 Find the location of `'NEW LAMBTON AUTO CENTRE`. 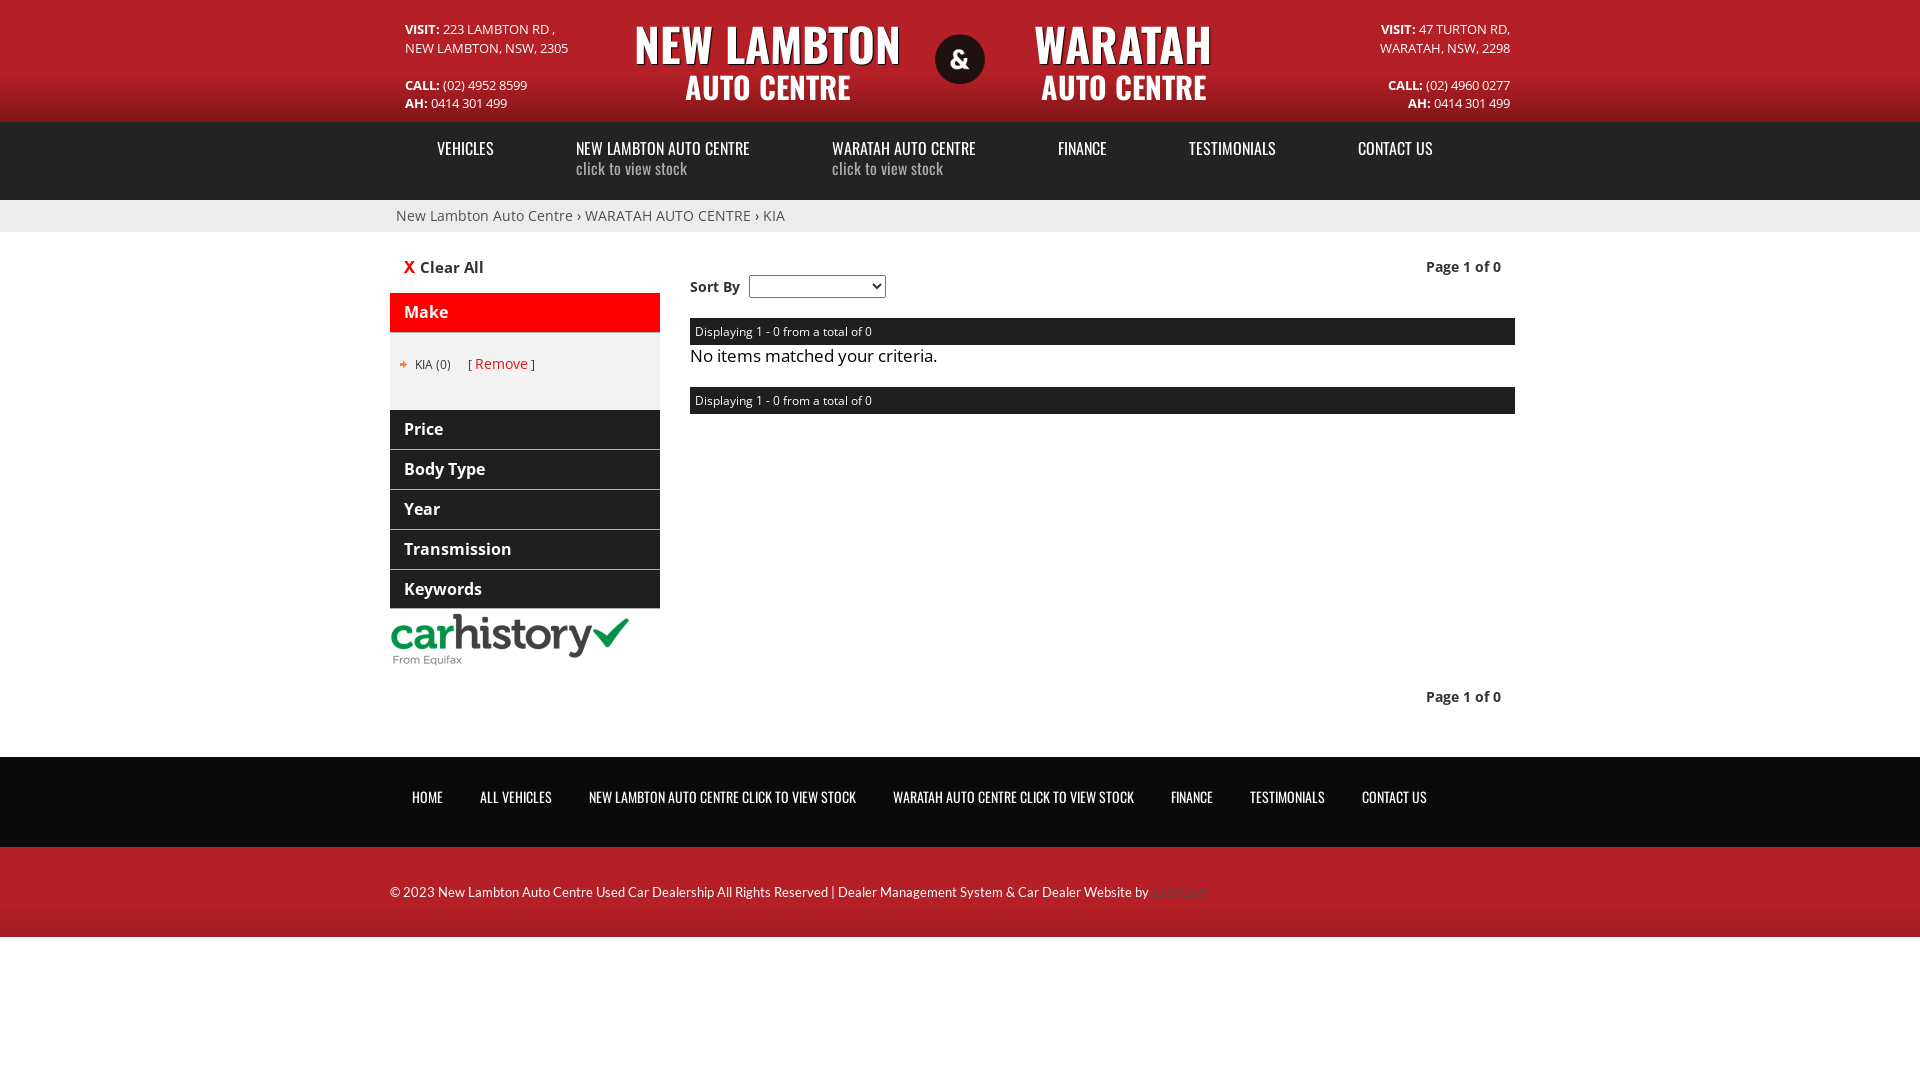

'NEW LAMBTON AUTO CENTRE is located at coordinates (662, 156).